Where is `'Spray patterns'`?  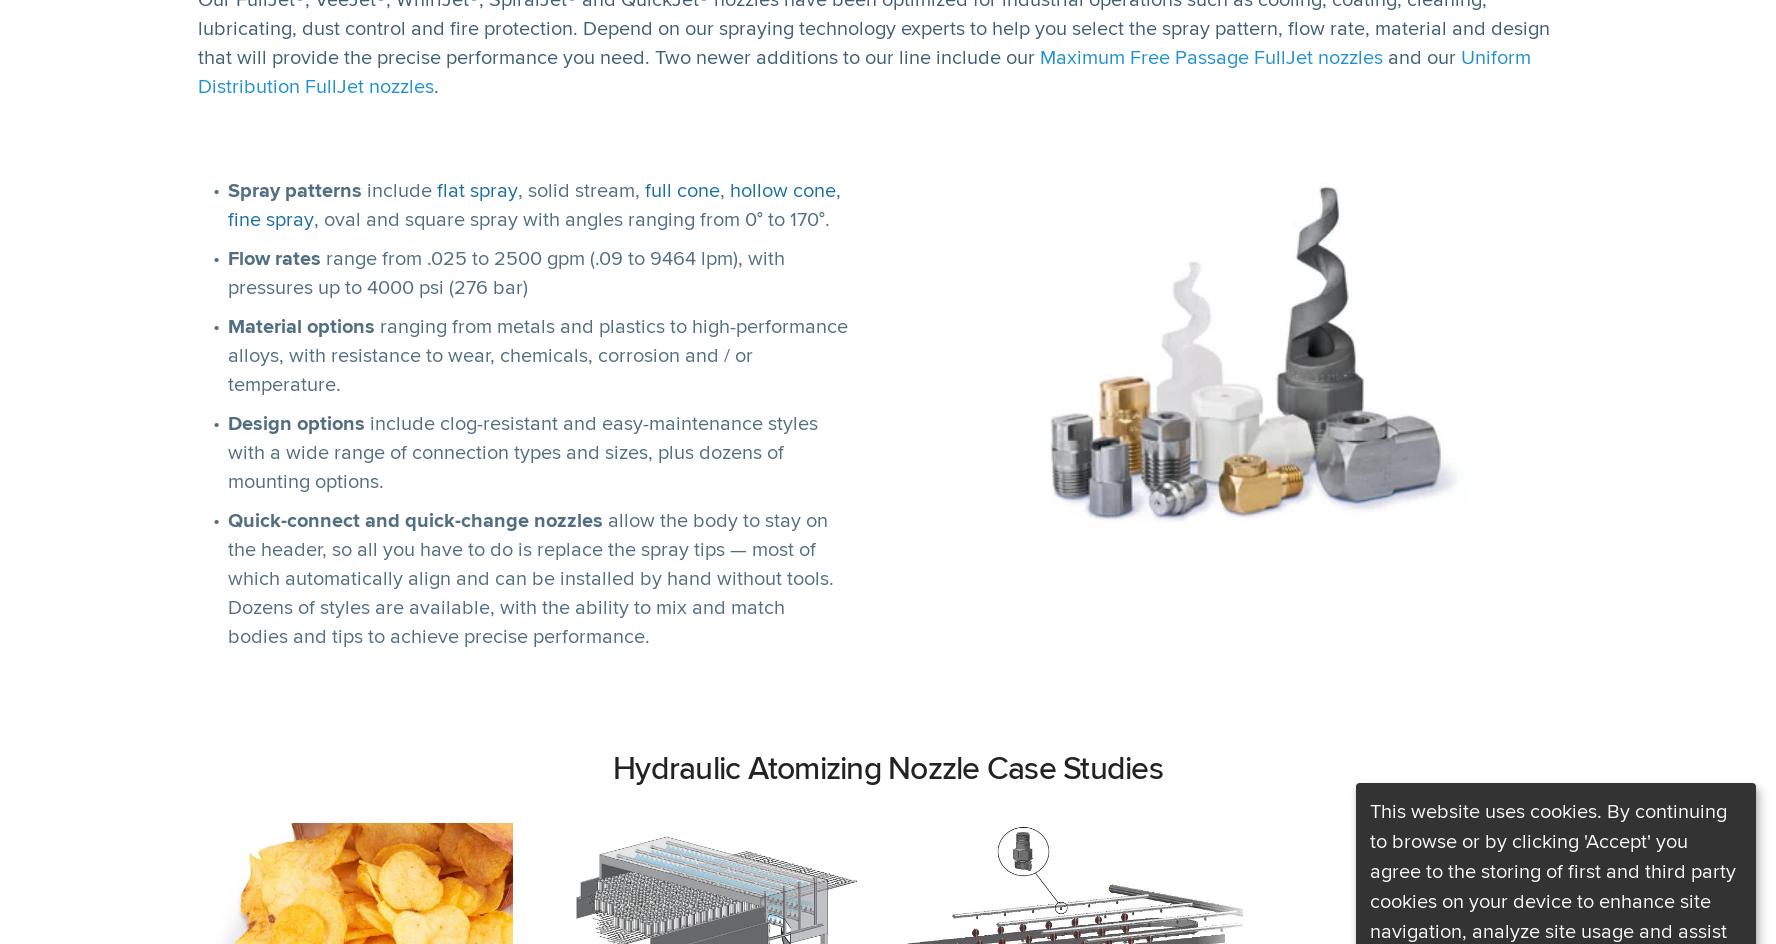
'Spray patterns' is located at coordinates (294, 189).